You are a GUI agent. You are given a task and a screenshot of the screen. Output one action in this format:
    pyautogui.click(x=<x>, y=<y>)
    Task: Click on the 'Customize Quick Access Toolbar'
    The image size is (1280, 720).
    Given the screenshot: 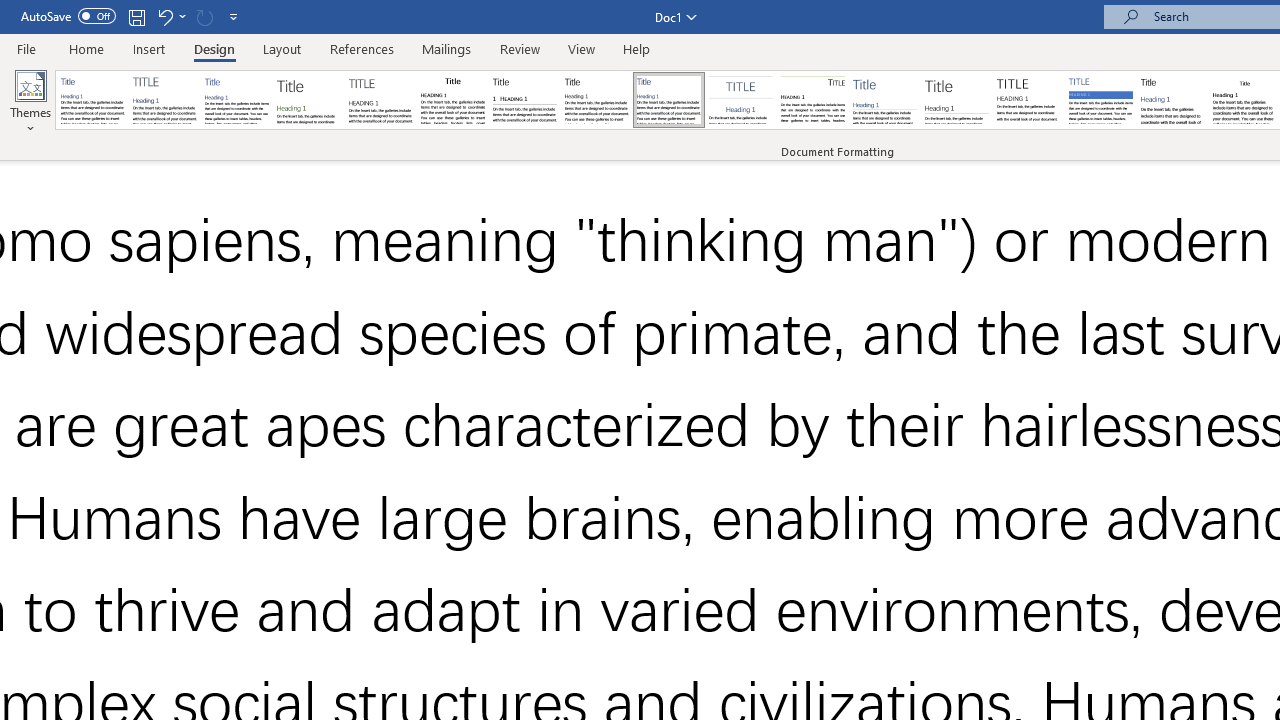 What is the action you would take?
    pyautogui.click(x=234, y=16)
    